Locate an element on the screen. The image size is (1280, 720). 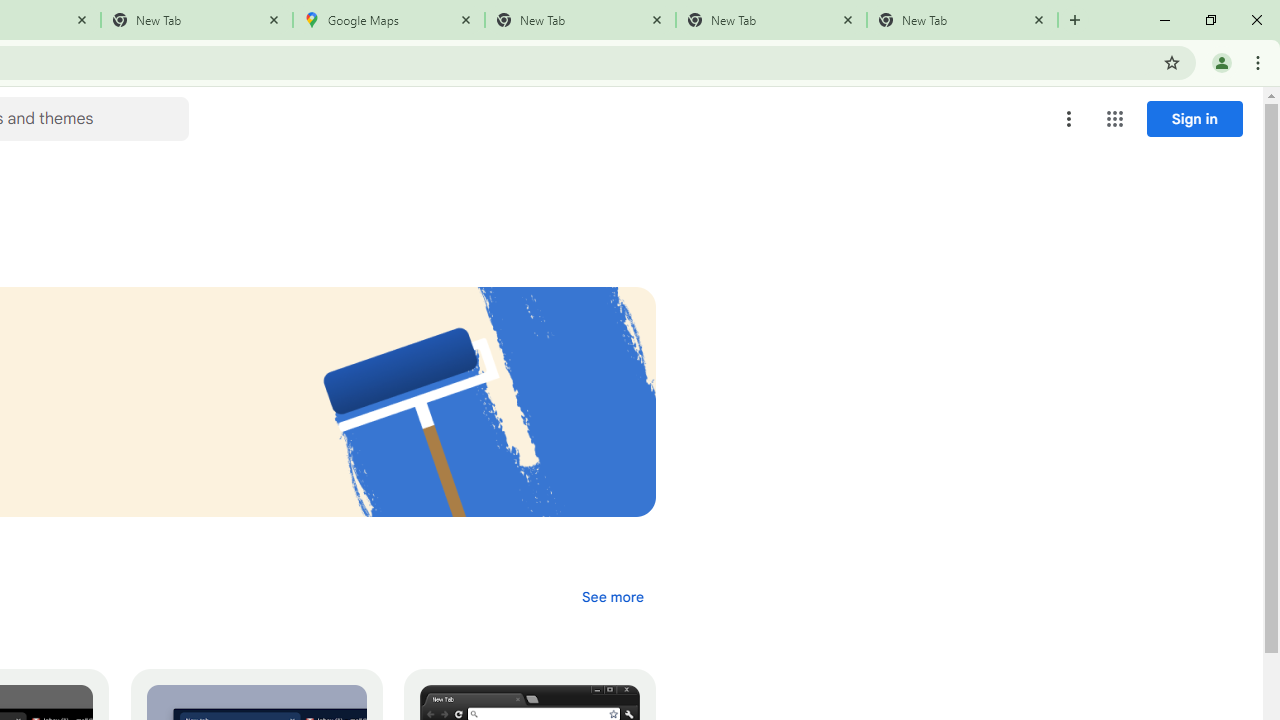
'New Tab' is located at coordinates (962, 20).